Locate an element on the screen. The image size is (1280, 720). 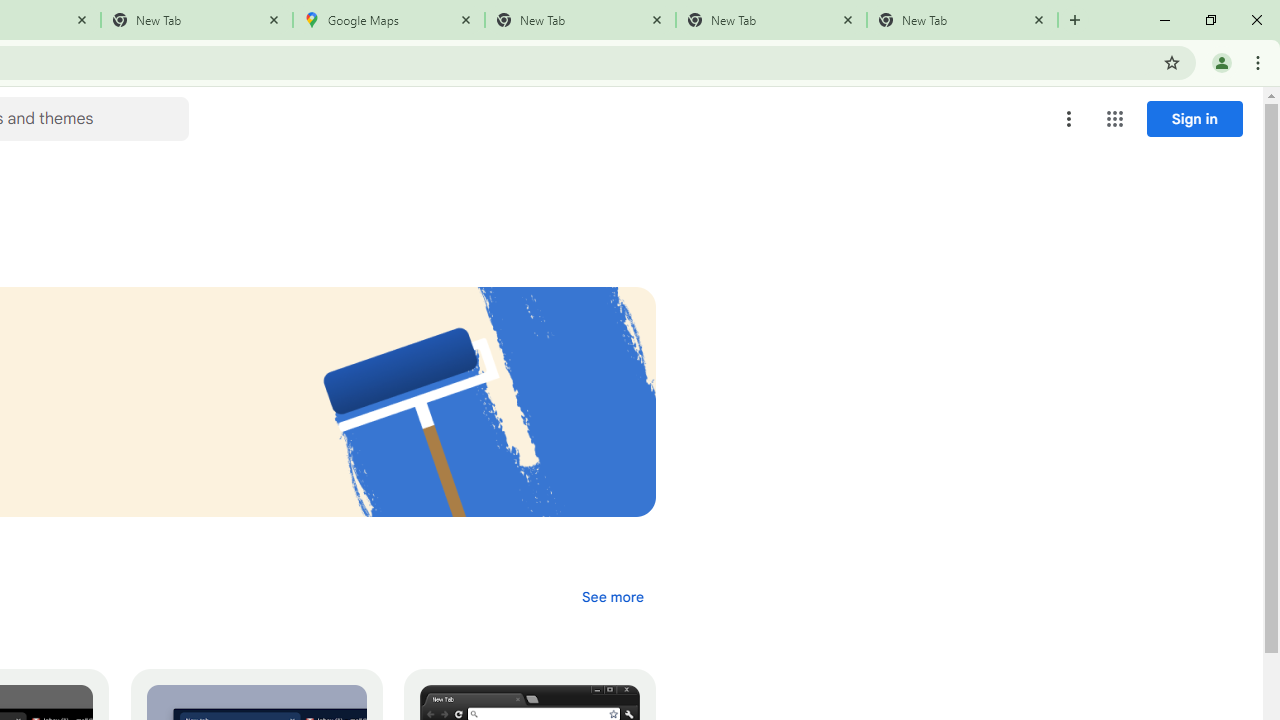
'New Tab' is located at coordinates (962, 20).